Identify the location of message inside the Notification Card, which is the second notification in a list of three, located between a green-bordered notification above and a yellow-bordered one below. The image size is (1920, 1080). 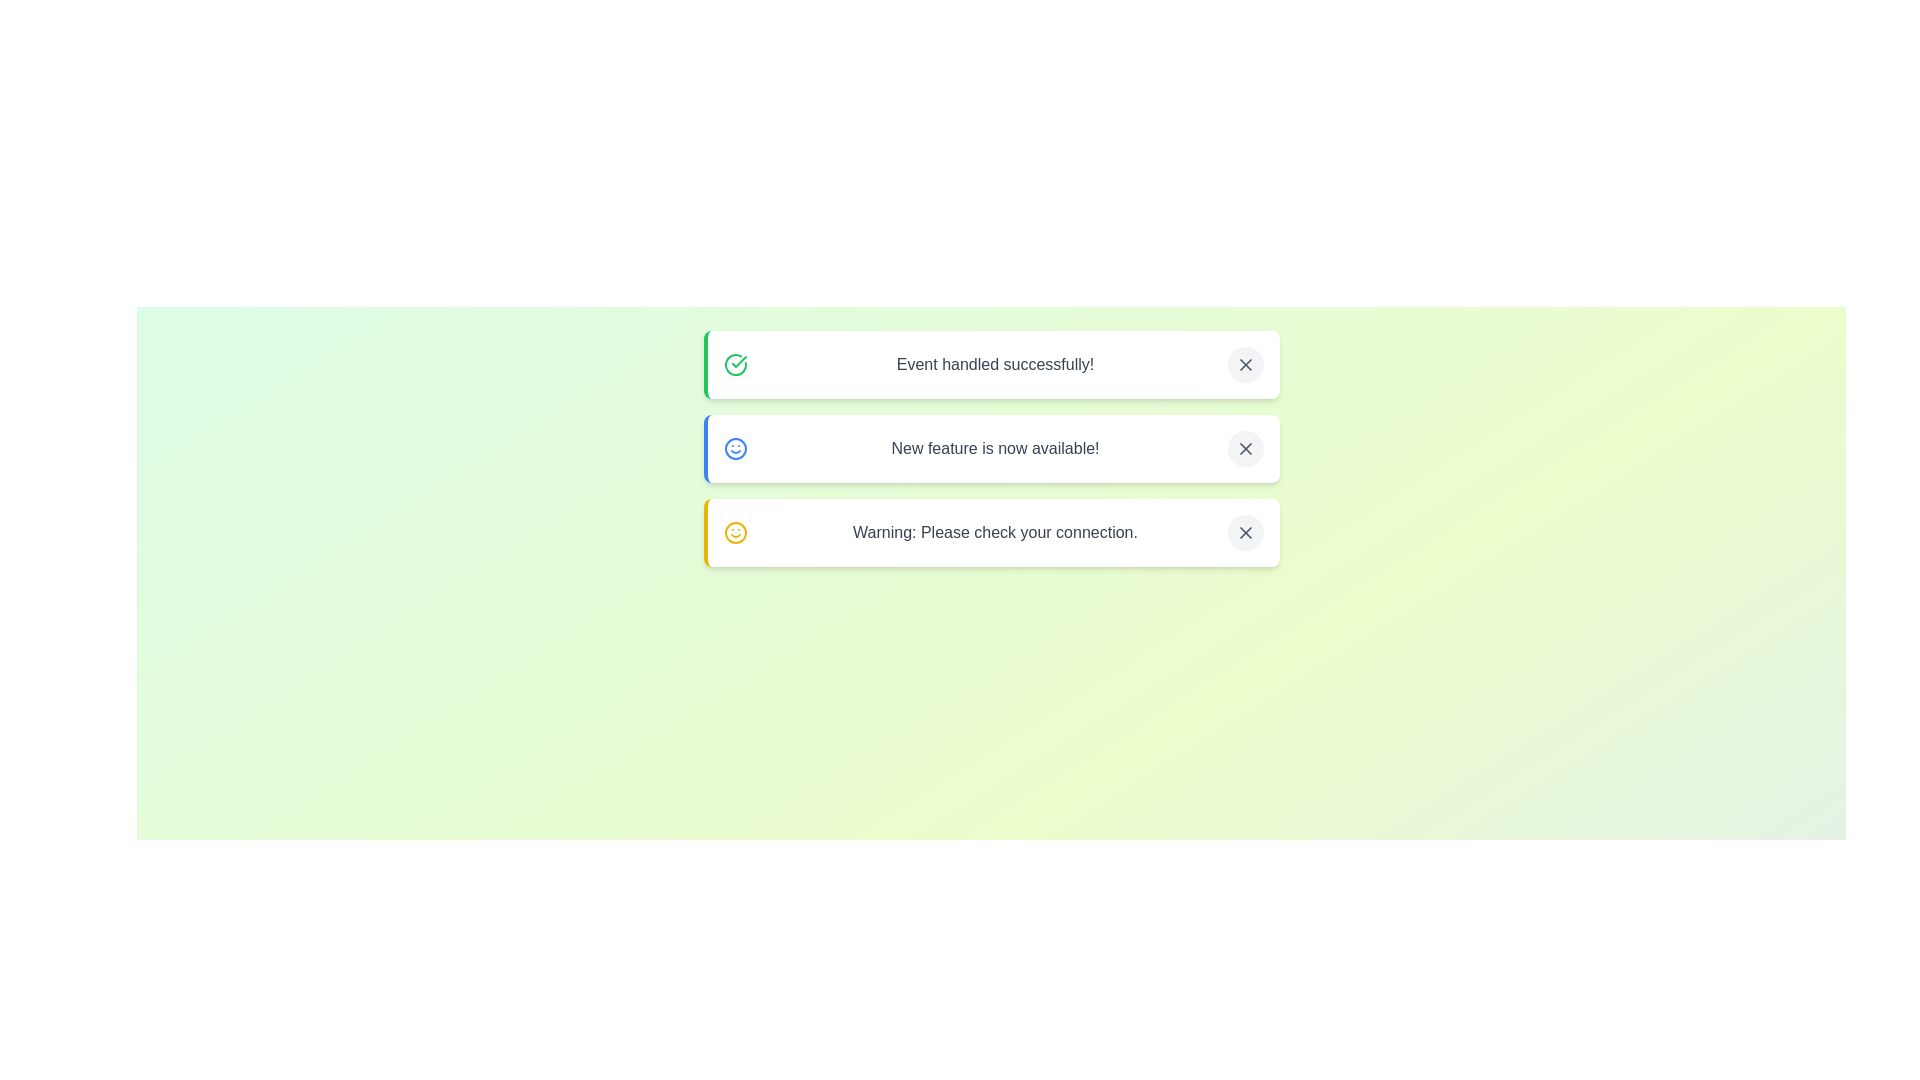
(991, 447).